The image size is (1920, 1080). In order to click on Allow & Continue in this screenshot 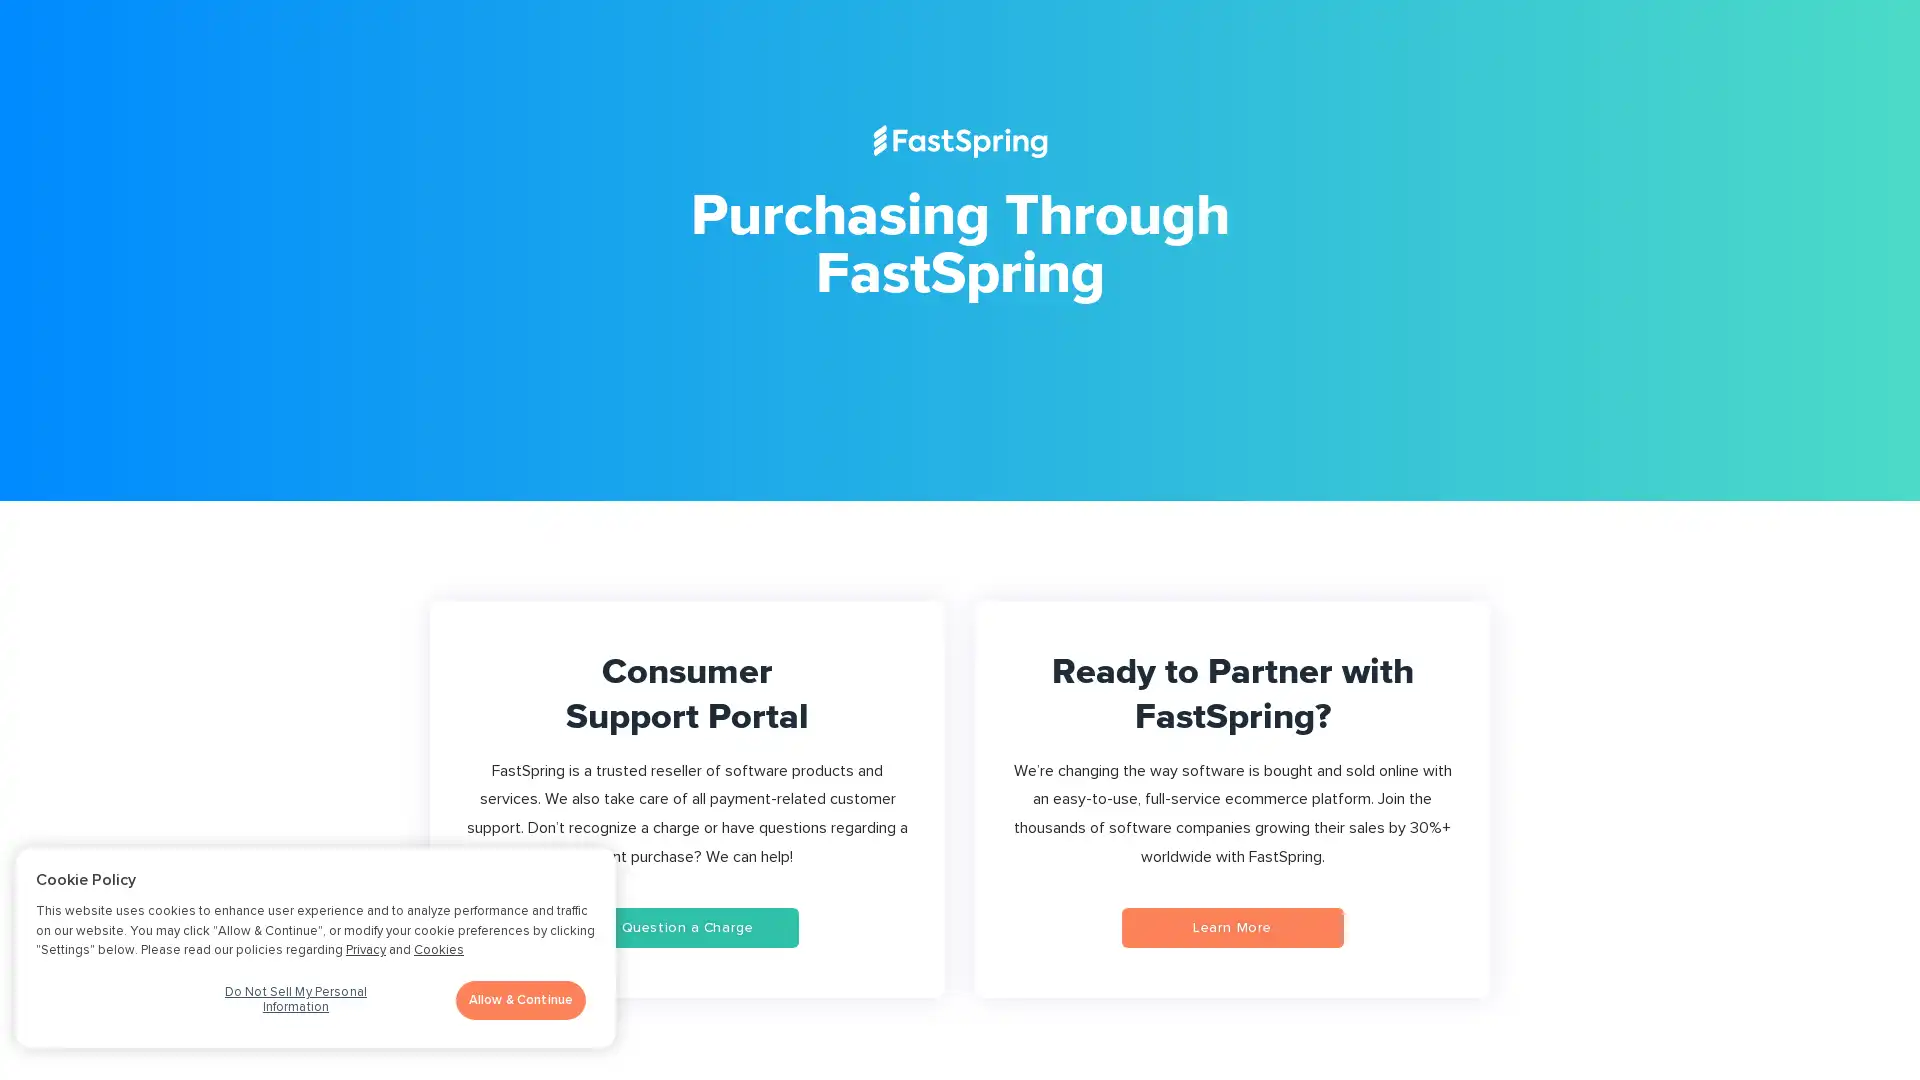, I will do `click(521, 999)`.